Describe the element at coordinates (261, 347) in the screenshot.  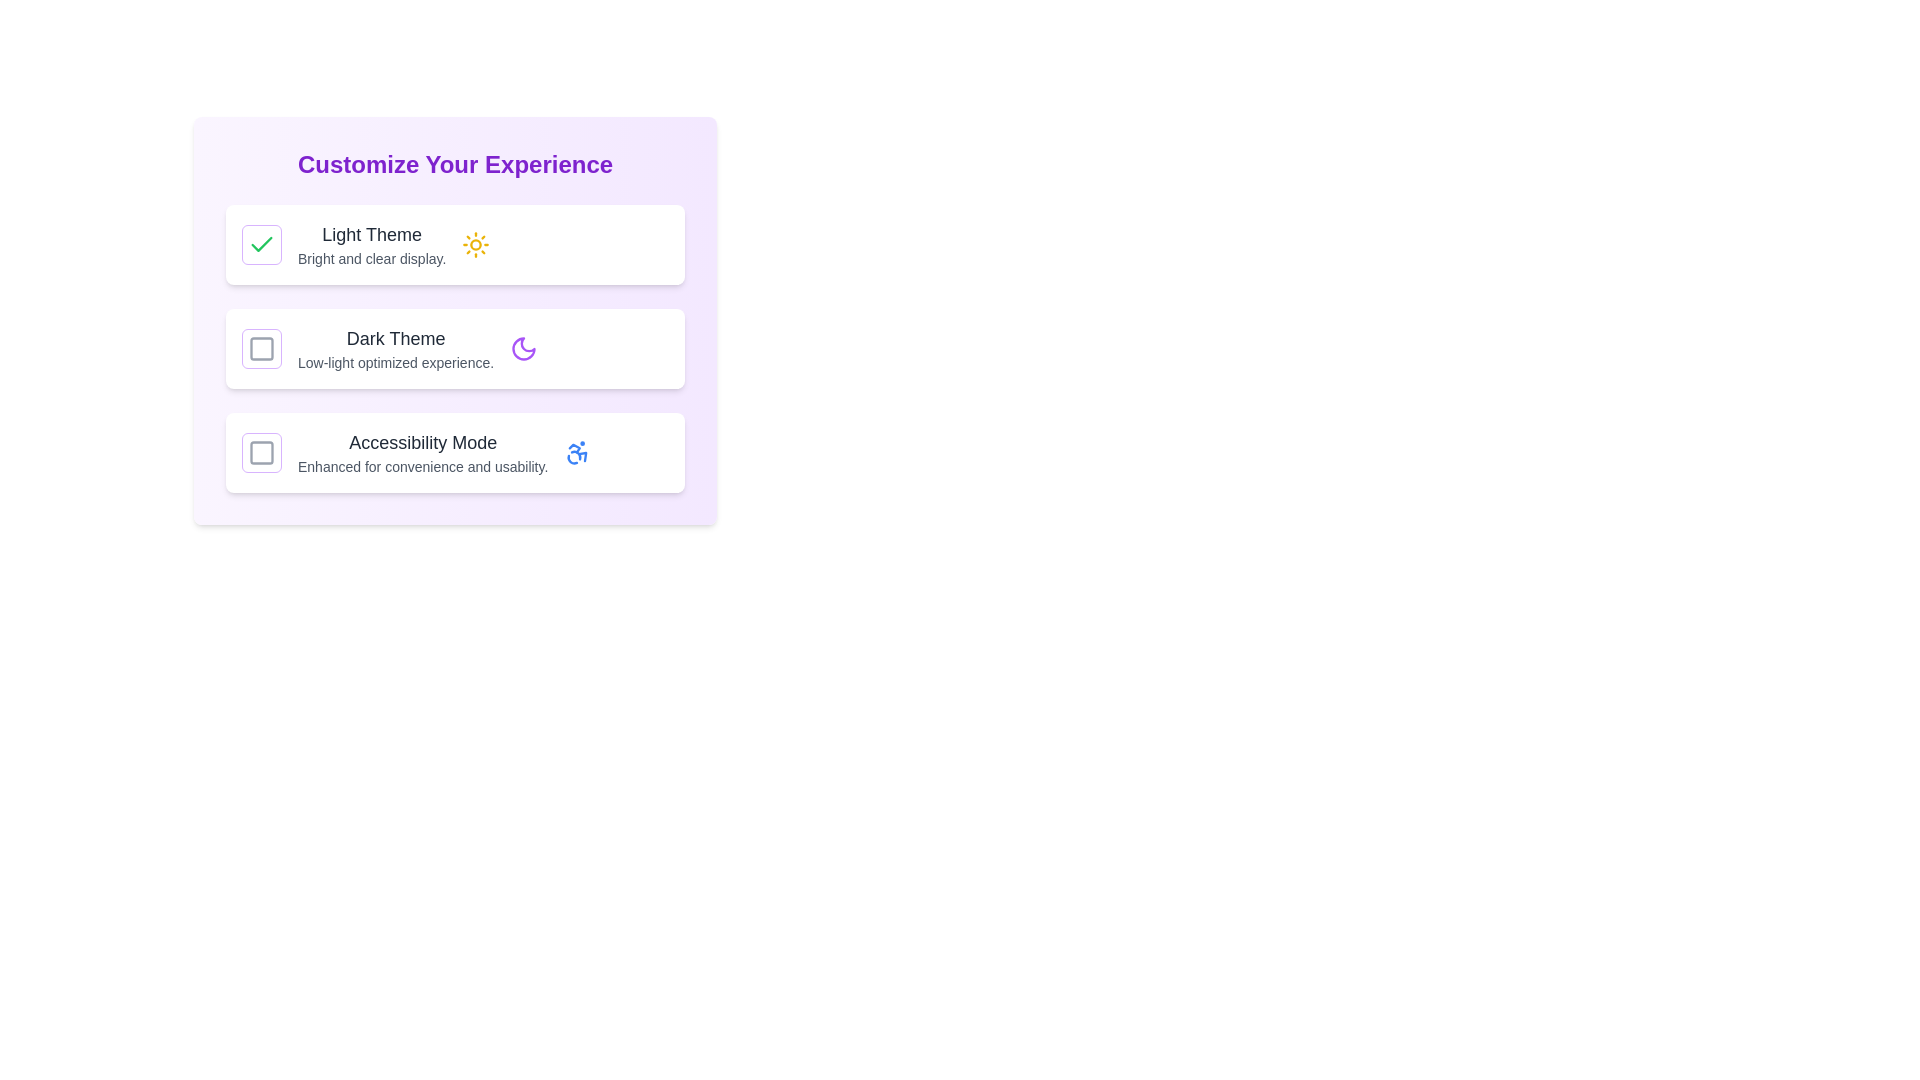
I see `the checkbox for selecting the 'Dark Theme' option, which is the second checkbox in the list under the 'Dark Theme' label` at that location.